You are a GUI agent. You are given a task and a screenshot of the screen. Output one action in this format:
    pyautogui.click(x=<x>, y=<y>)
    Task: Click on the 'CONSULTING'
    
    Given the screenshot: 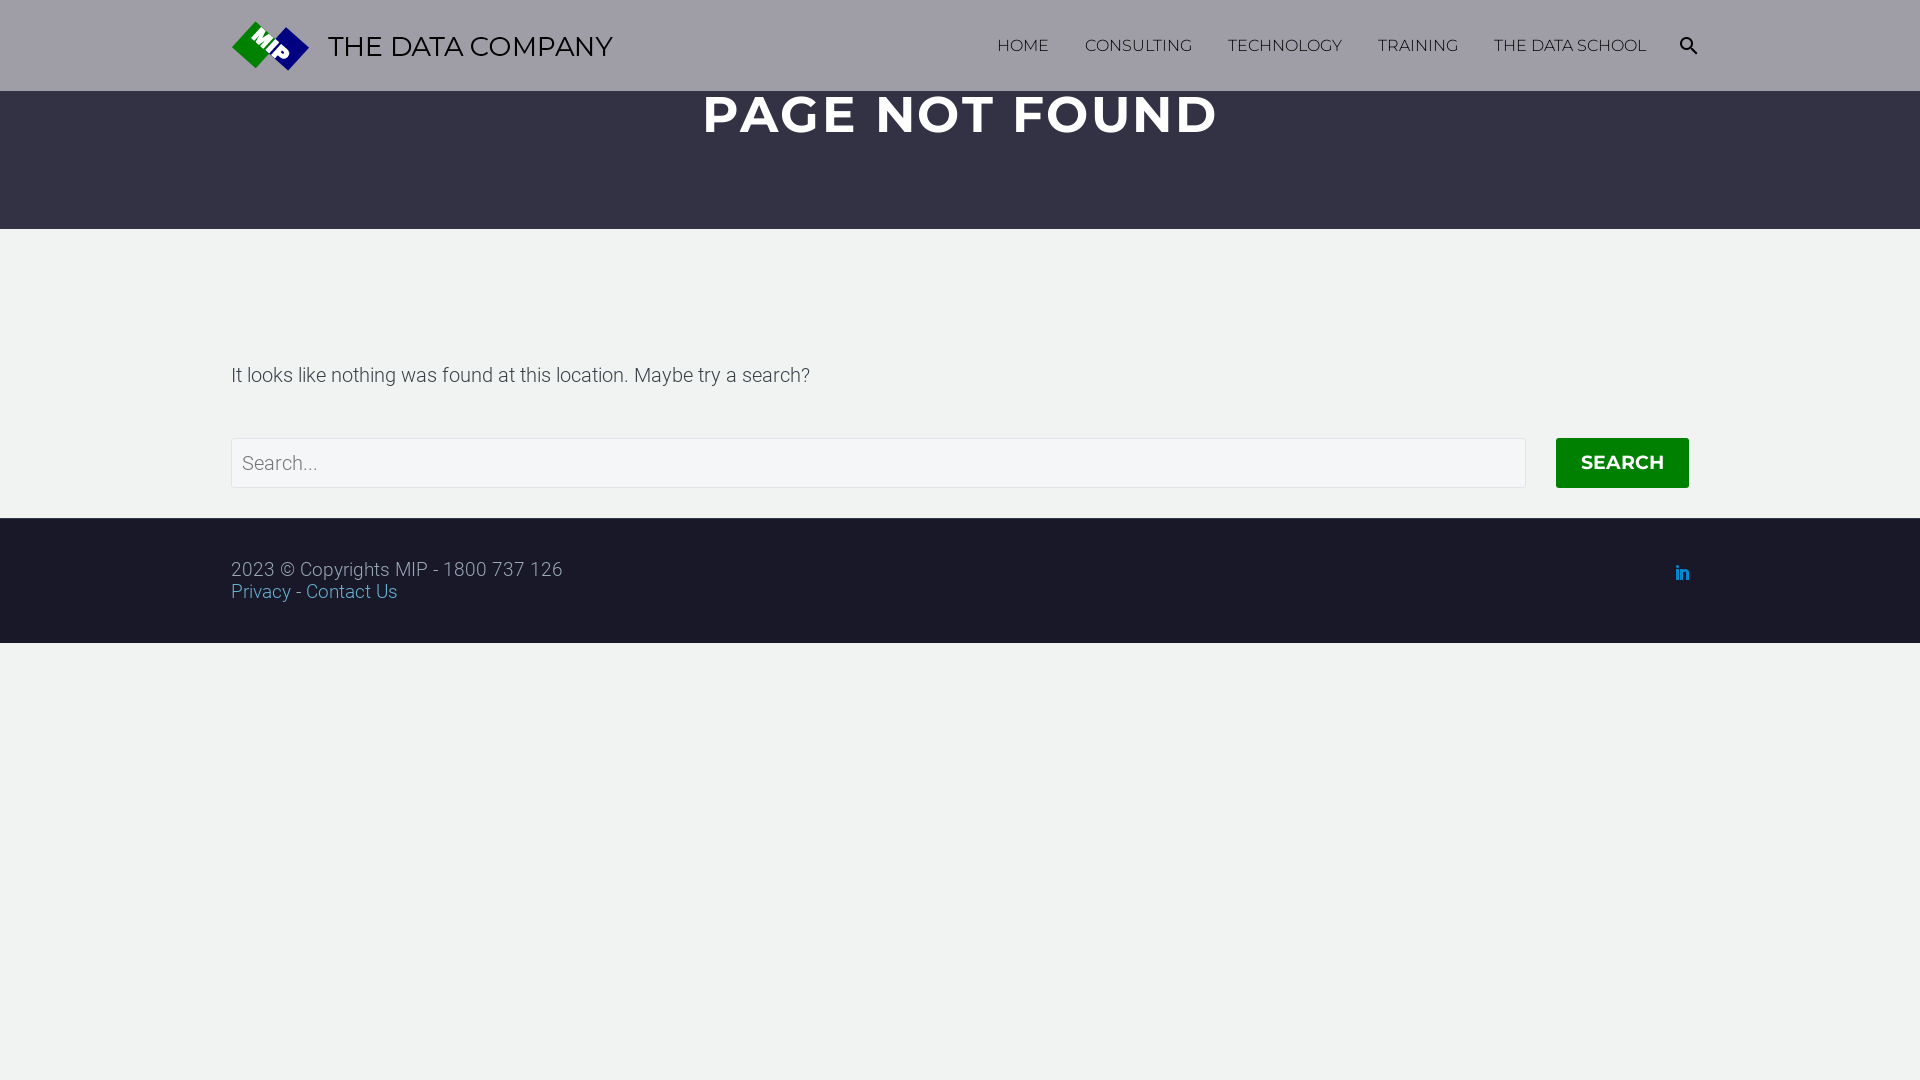 What is the action you would take?
    pyautogui.click(x=1138, y=45)
    